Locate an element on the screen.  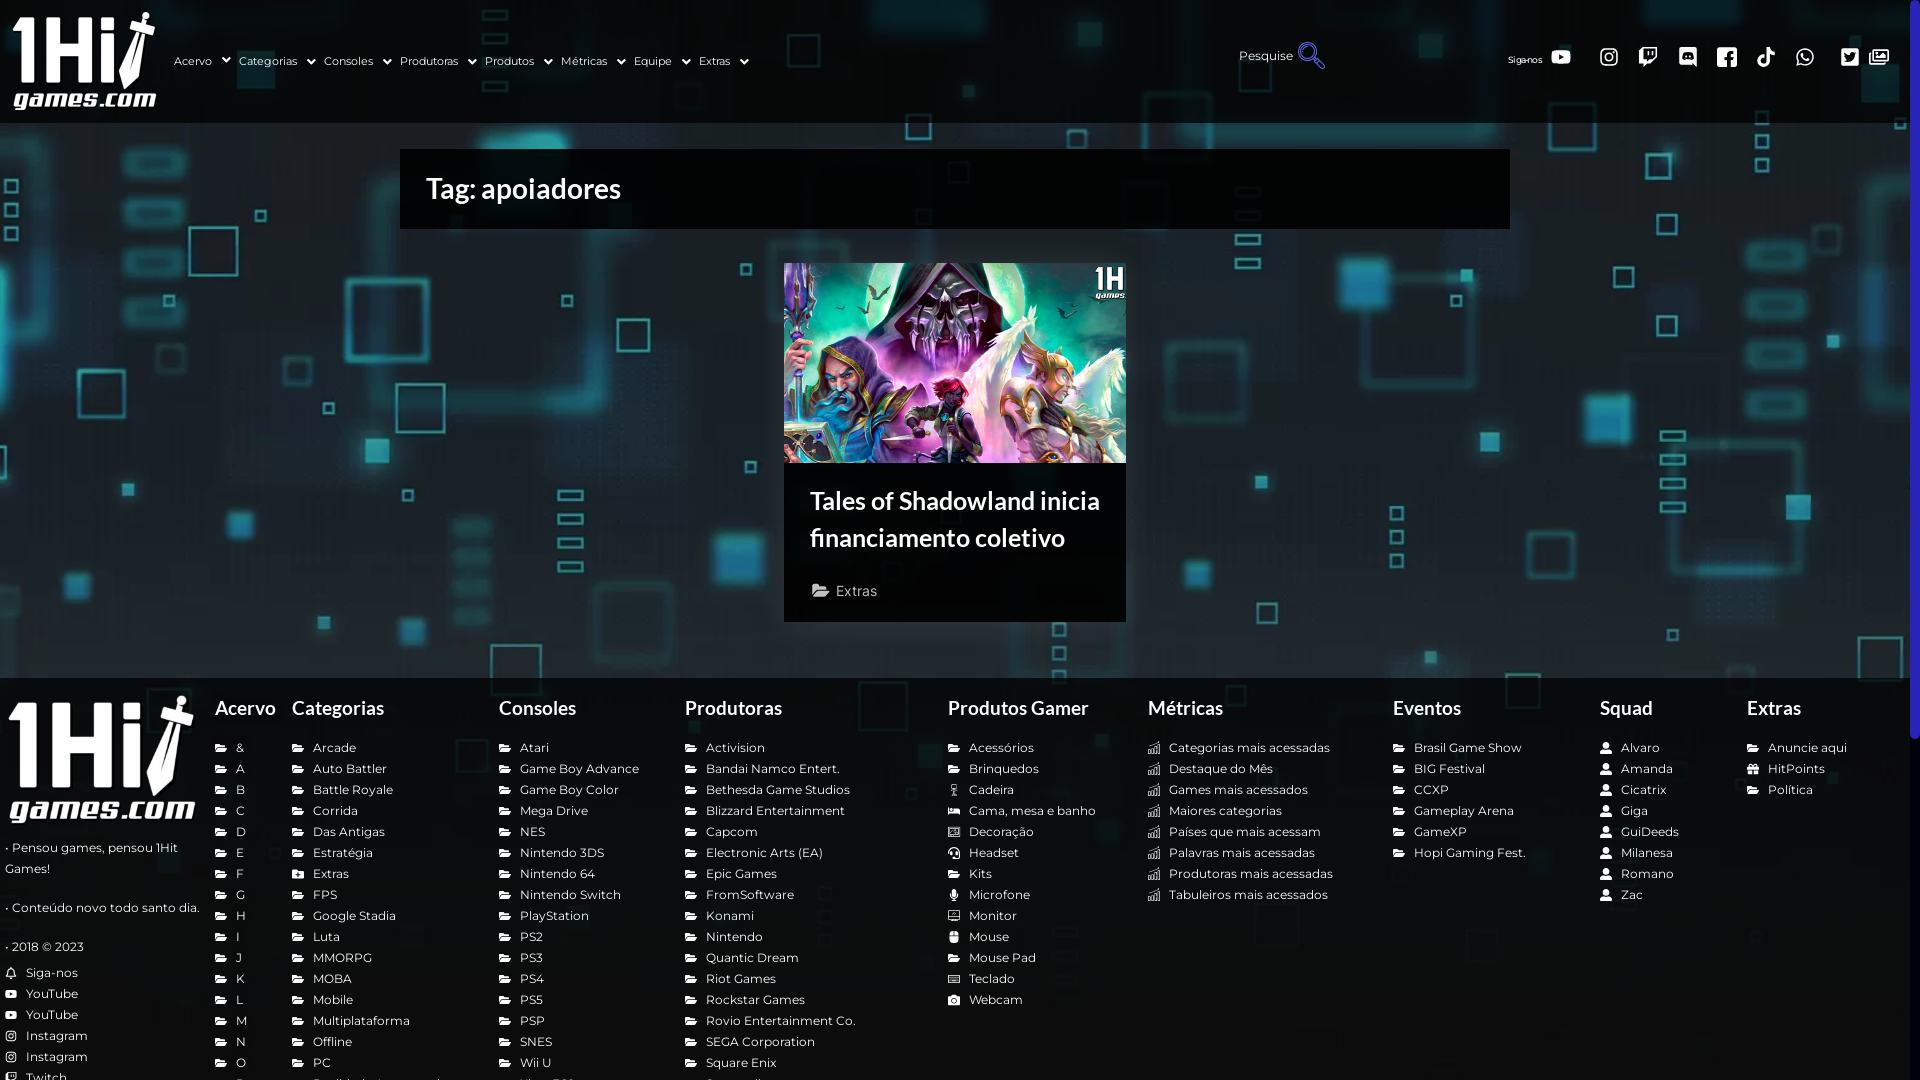
'A' is located at coordinates (215, 767).